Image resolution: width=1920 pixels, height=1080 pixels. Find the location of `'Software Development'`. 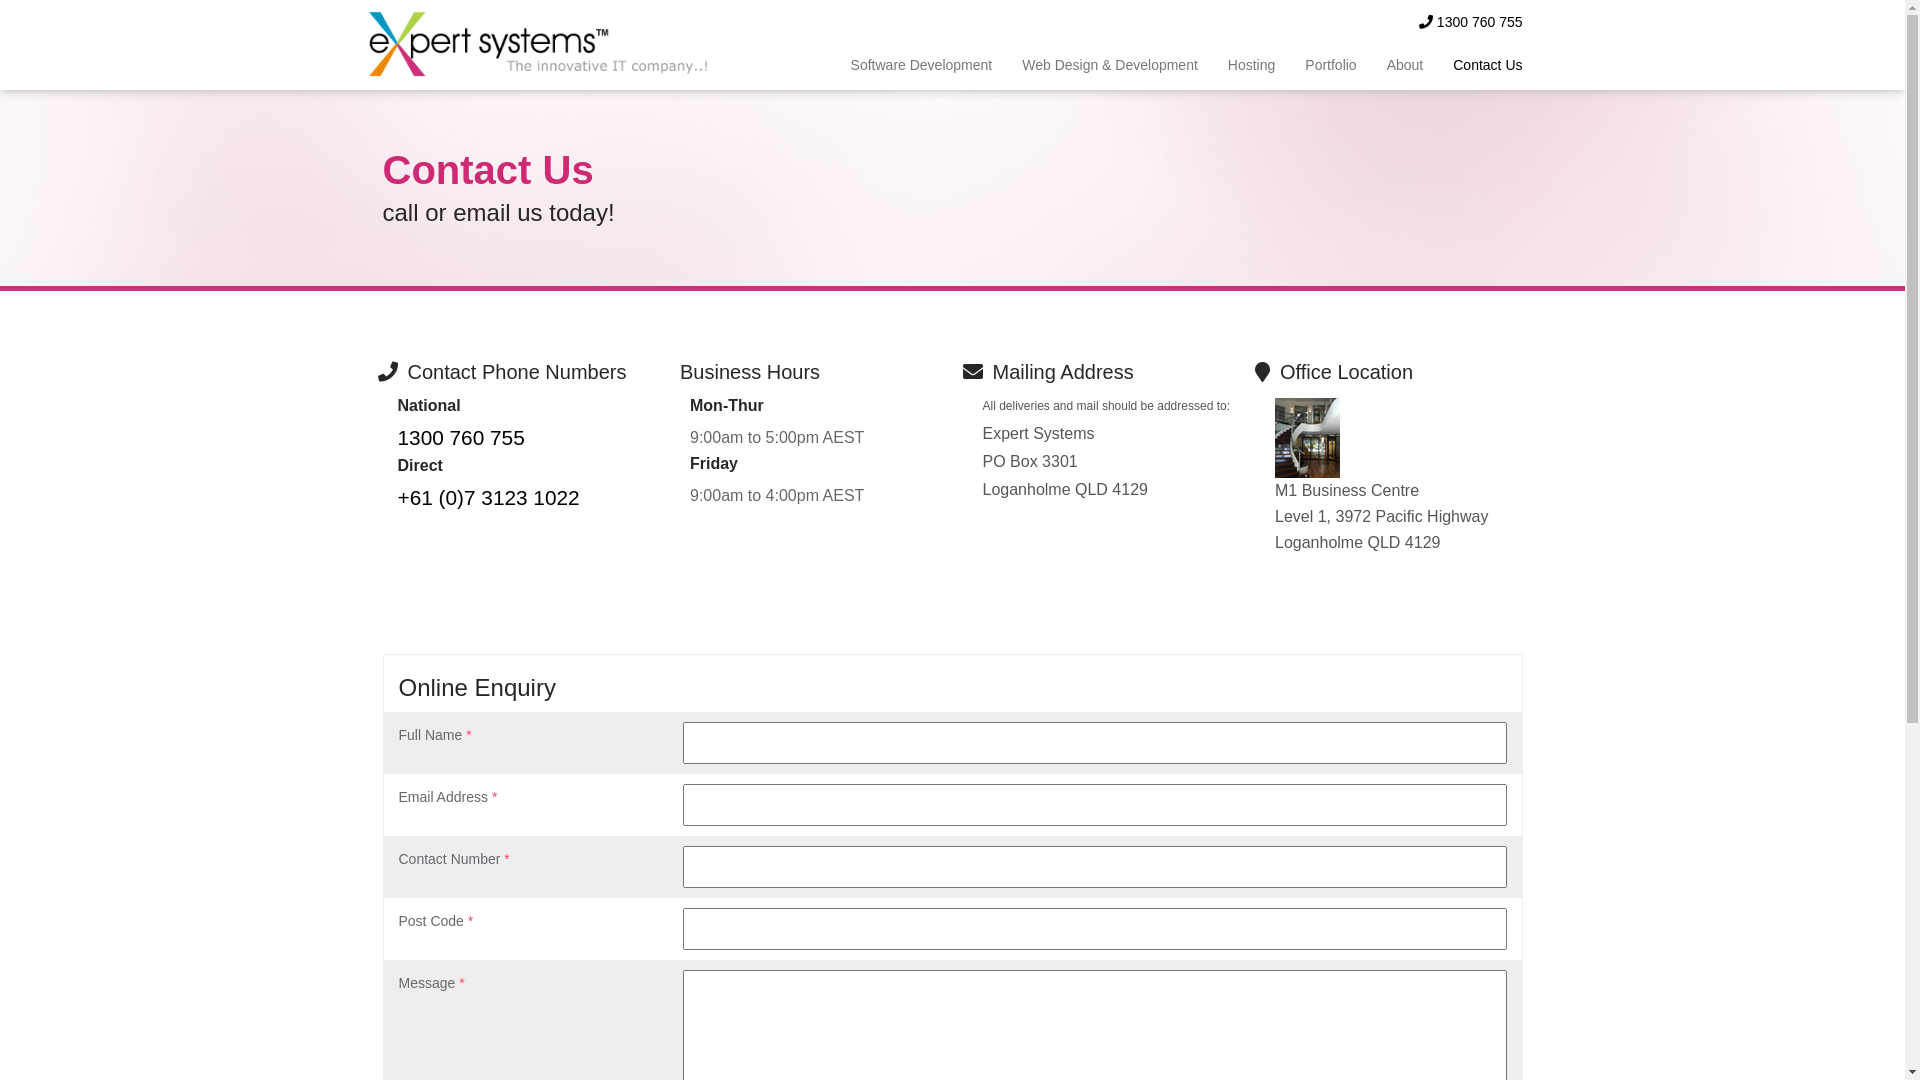

'Software Development' is located at coordinates (835, 64).